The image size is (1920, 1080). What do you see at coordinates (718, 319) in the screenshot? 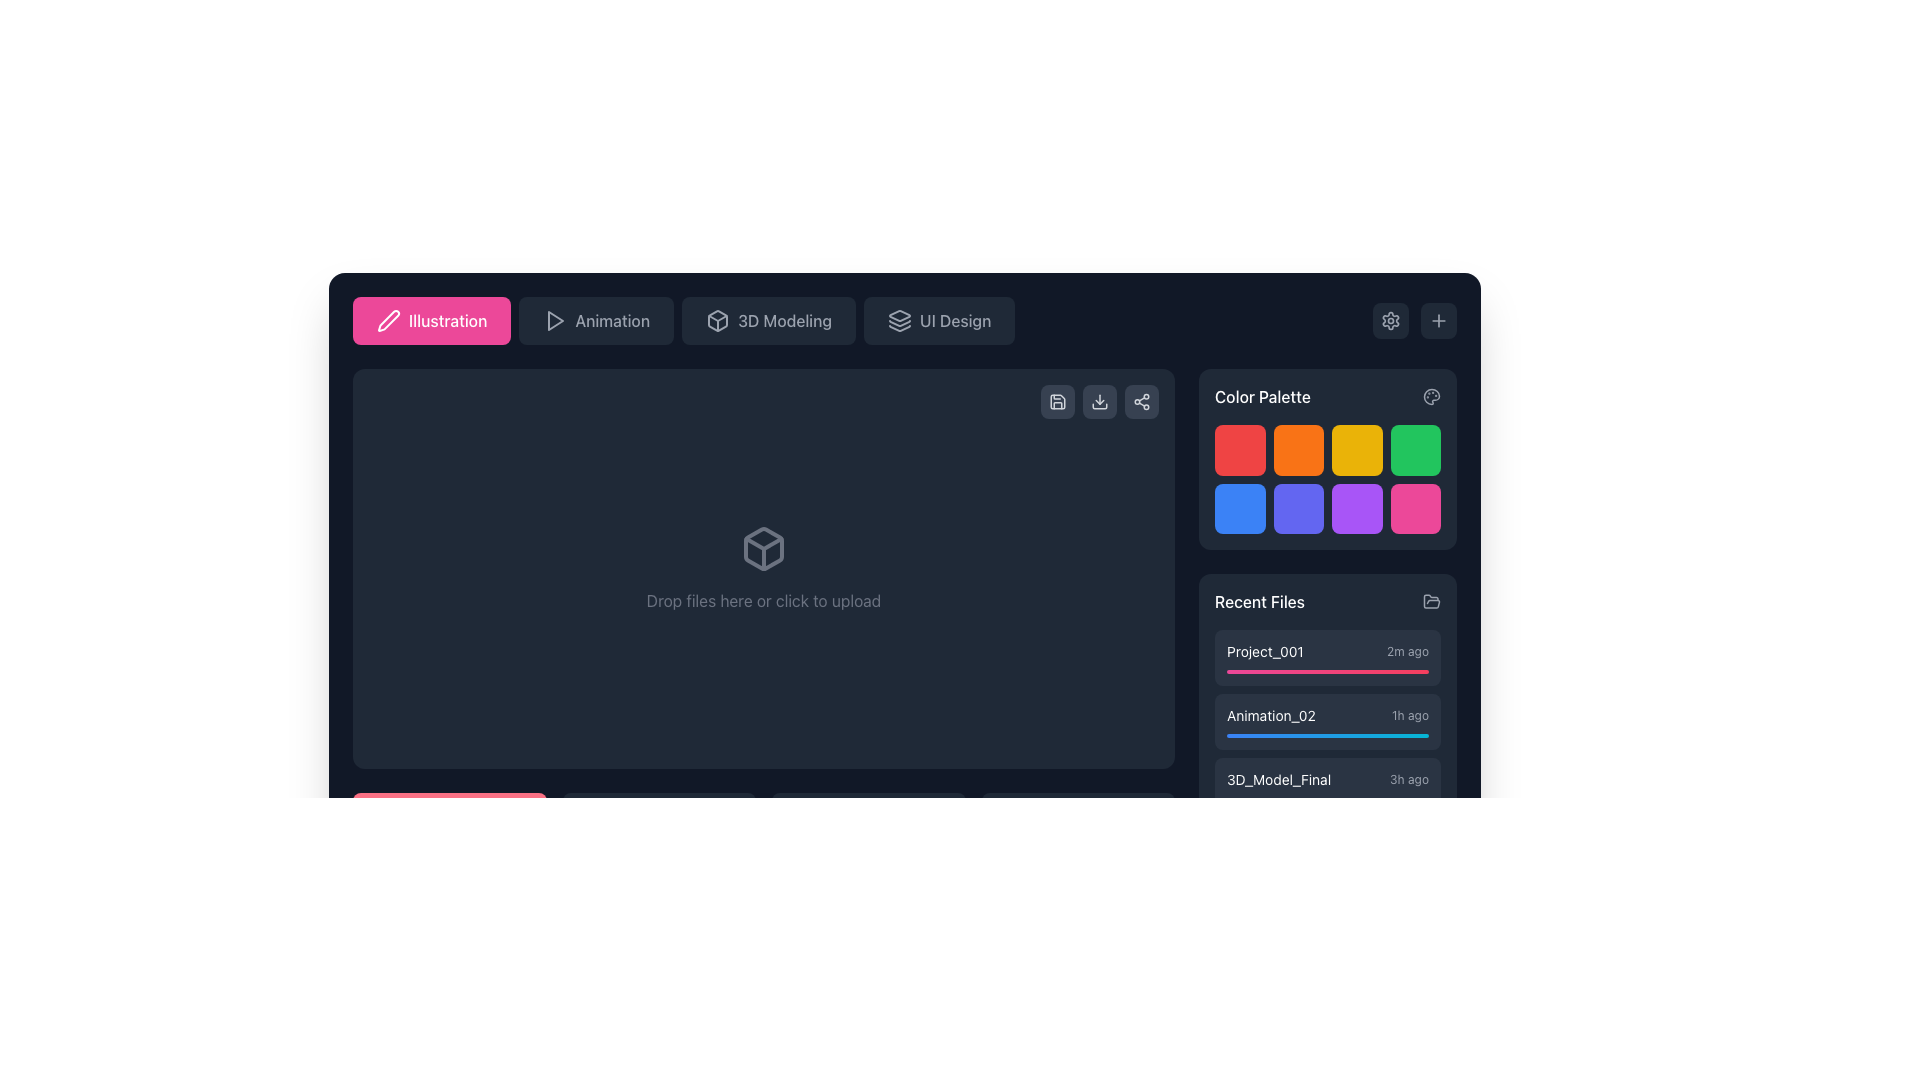
I see `the '3D Modeling' button in the navigation bar` at bounding box center [718, 319].